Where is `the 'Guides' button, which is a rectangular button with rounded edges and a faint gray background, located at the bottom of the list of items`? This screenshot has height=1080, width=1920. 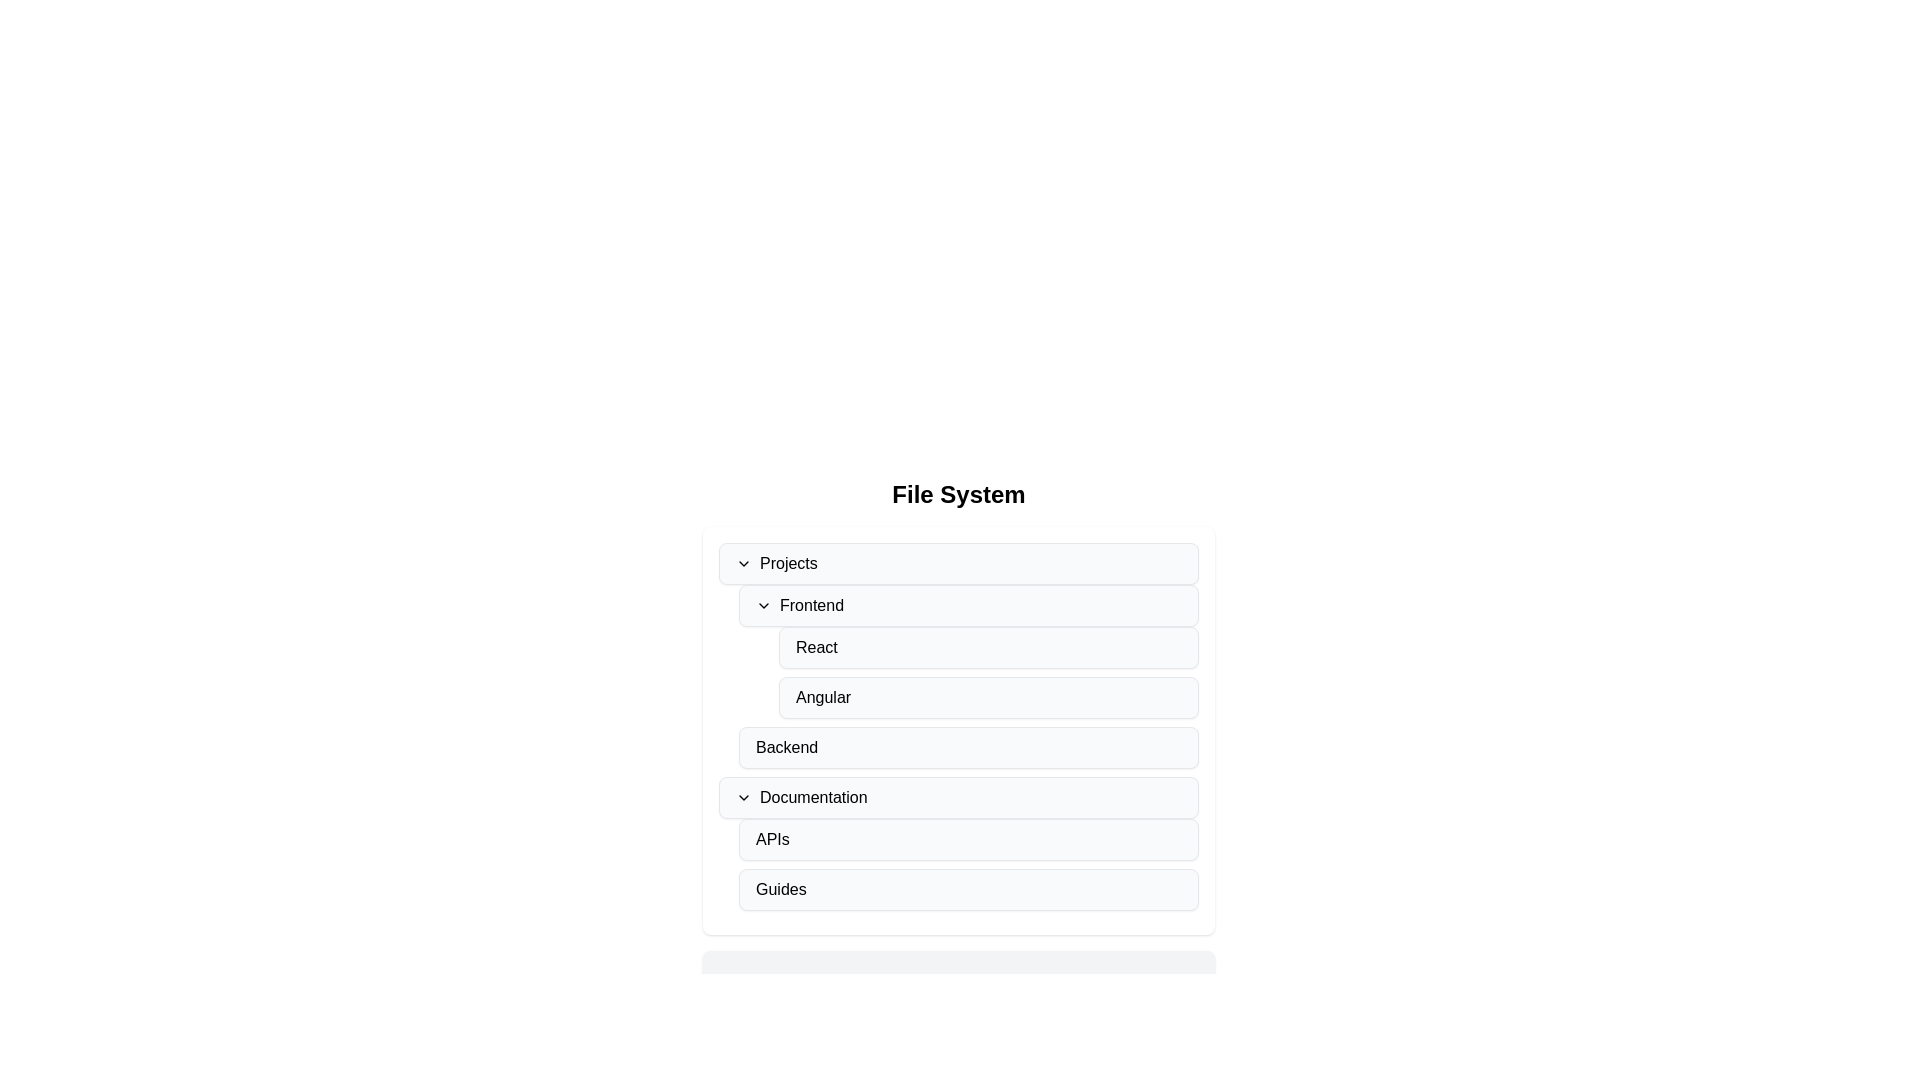 the 'Guides' button, which is a rectangular button with rounded edges and a faint gray background, located at the bottom of the list of items is located at coordinates (958, 889).